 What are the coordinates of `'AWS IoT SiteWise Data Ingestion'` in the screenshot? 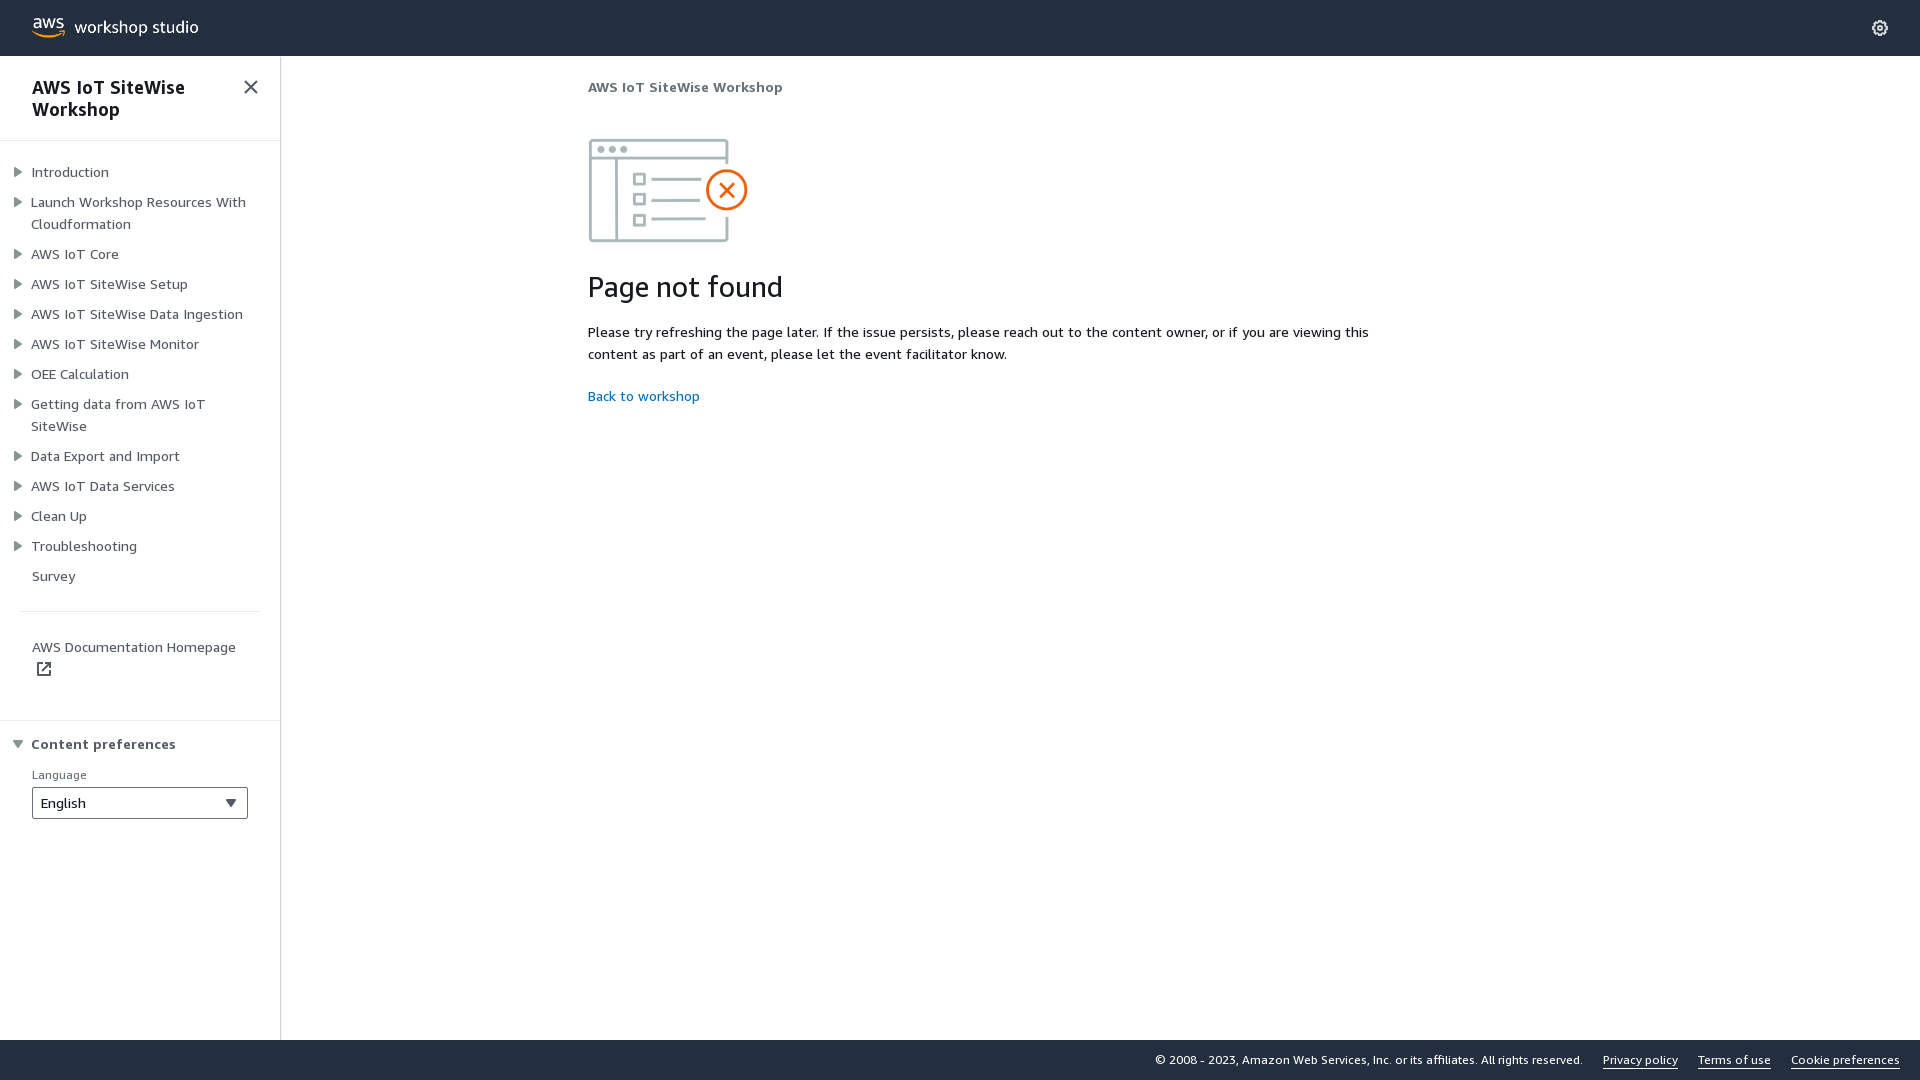 It's located at (136, 313).